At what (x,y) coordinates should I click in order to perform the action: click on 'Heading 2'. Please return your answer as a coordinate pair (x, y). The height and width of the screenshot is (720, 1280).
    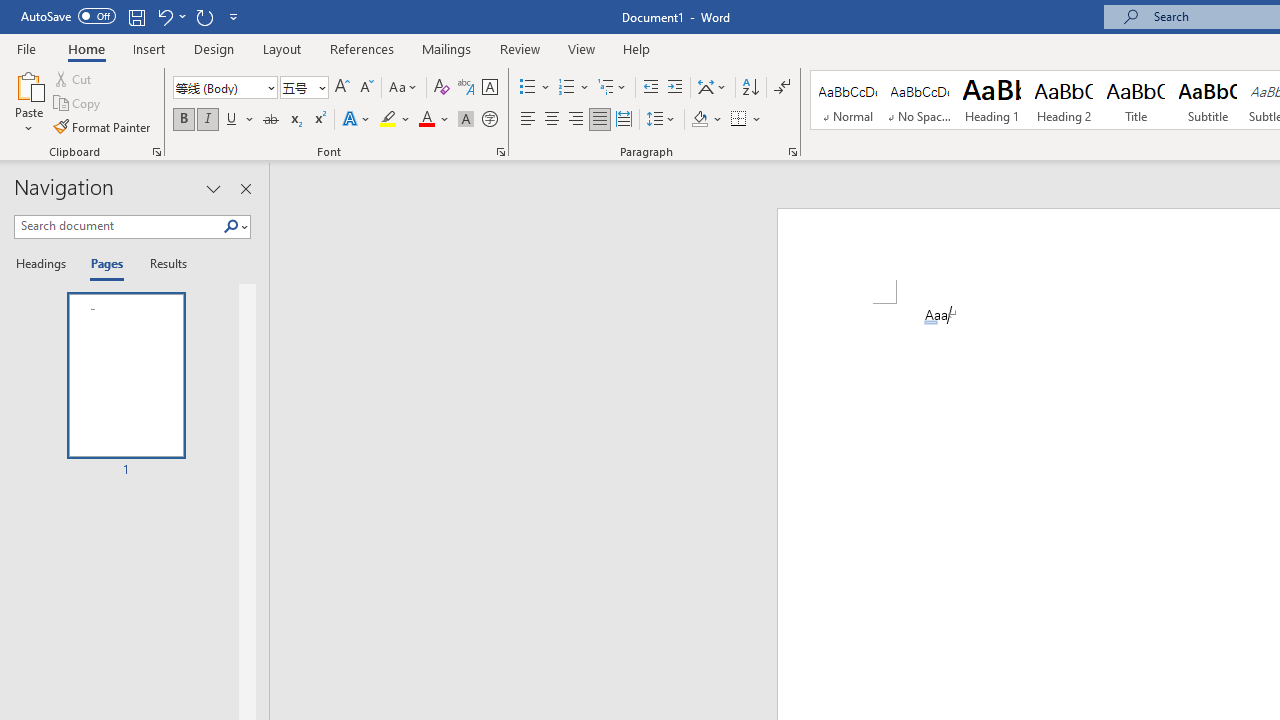
    Looking at the image, I should click on (1062, 100).